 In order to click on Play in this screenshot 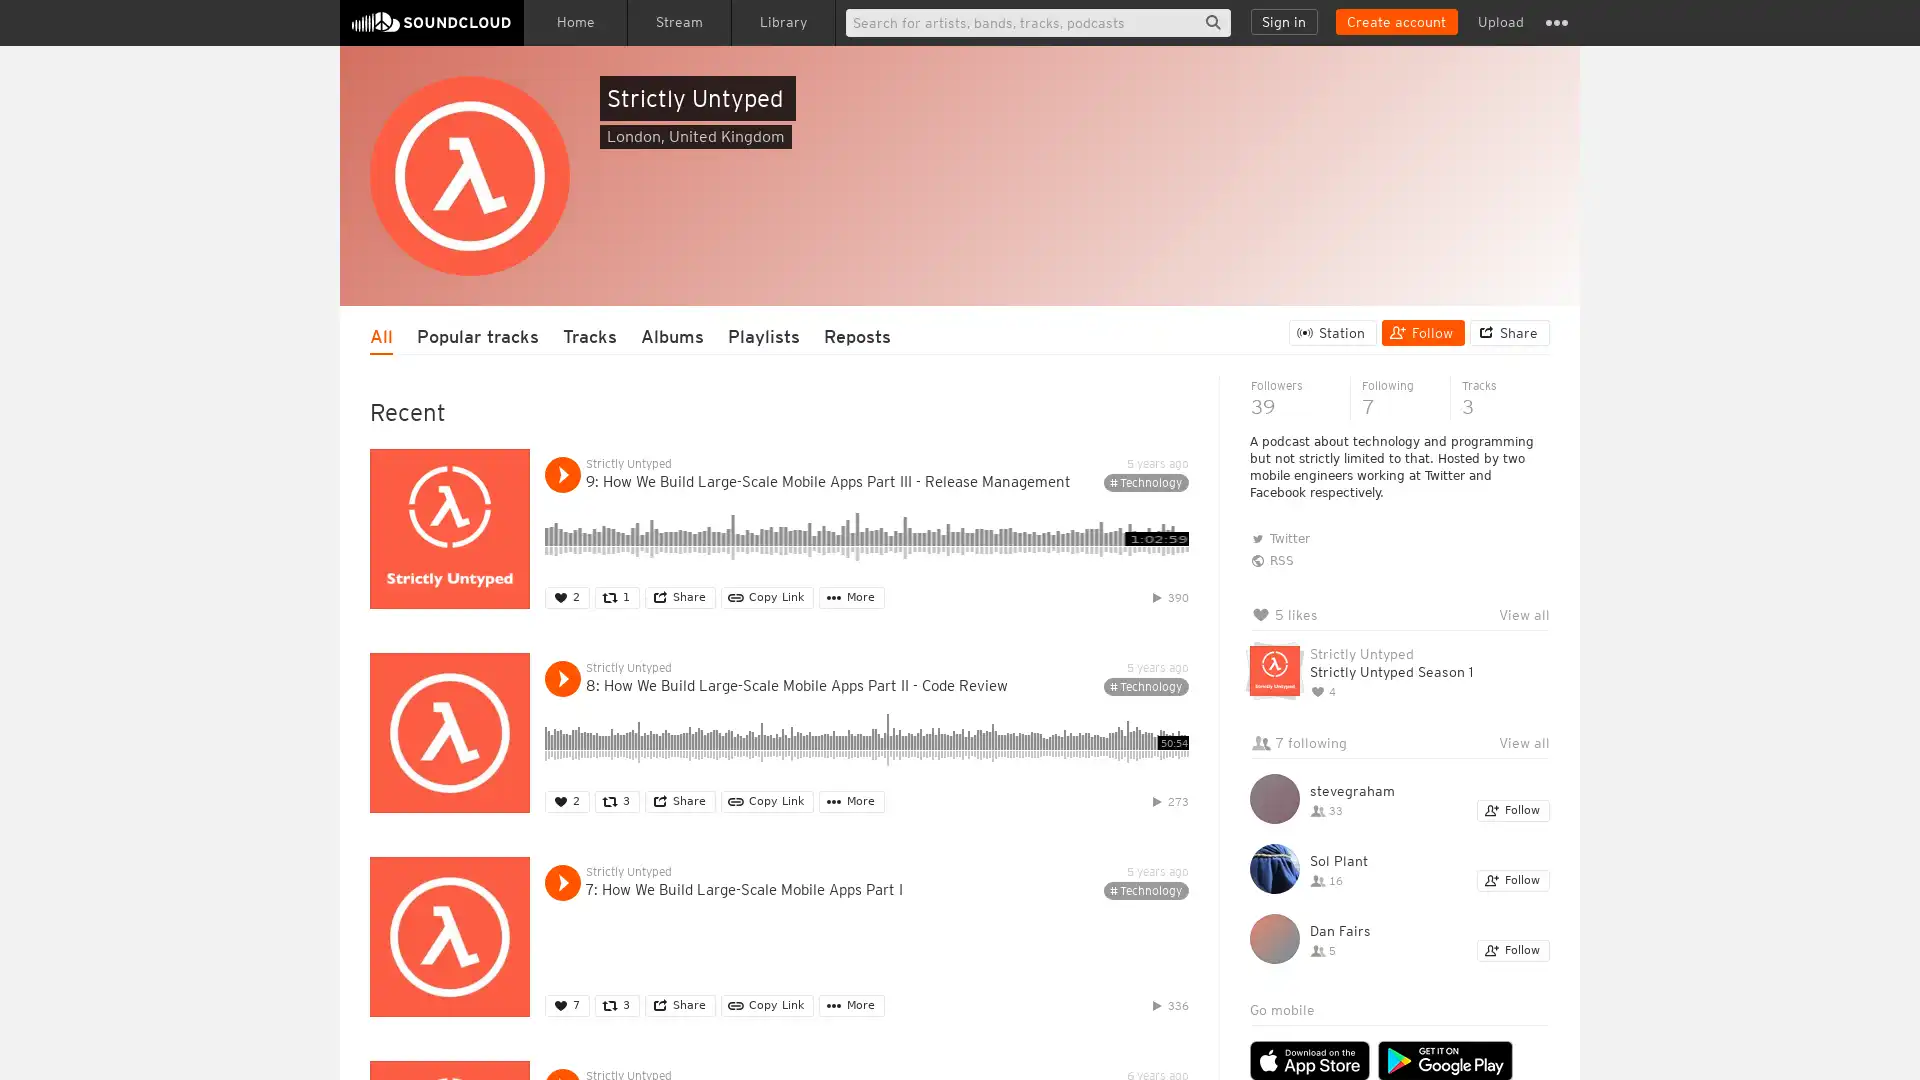, I will do `click(561, 474)`.